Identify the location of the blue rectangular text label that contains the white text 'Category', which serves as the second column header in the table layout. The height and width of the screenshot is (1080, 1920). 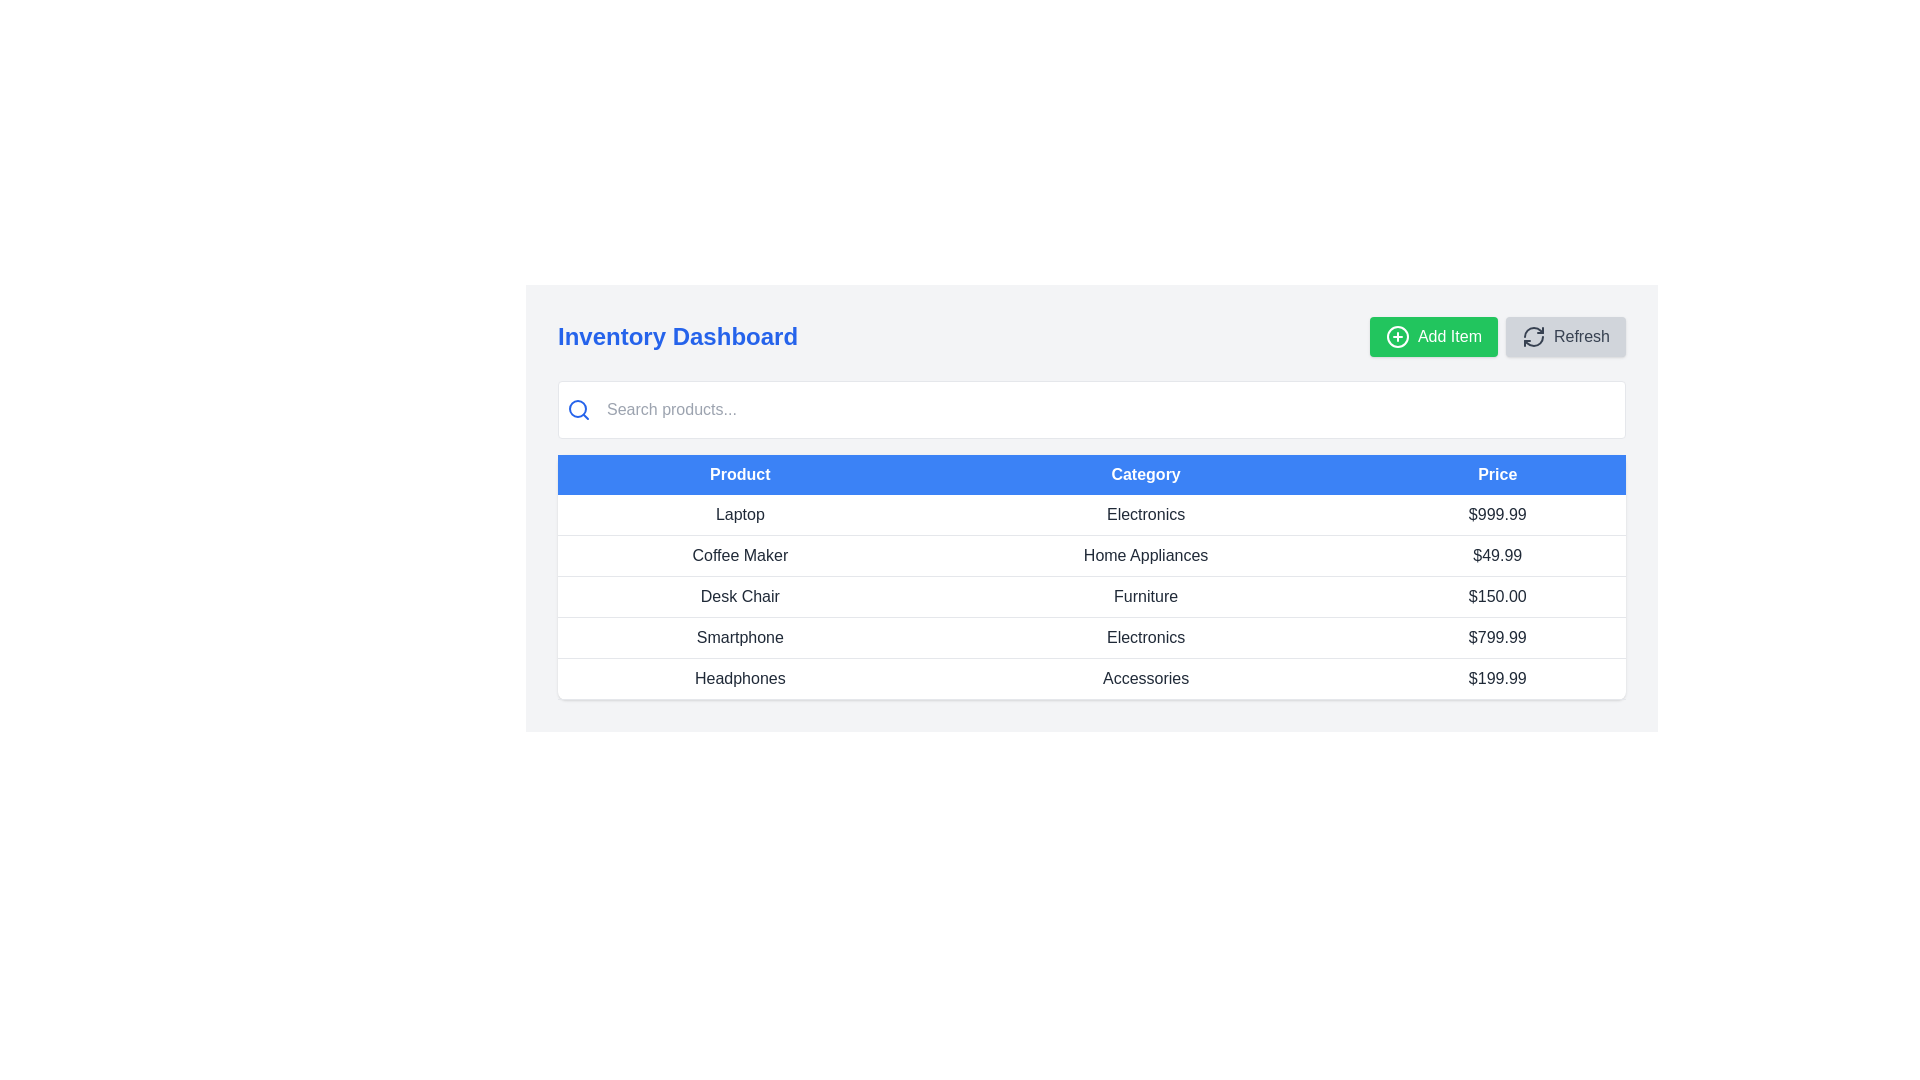
(1146, 474).